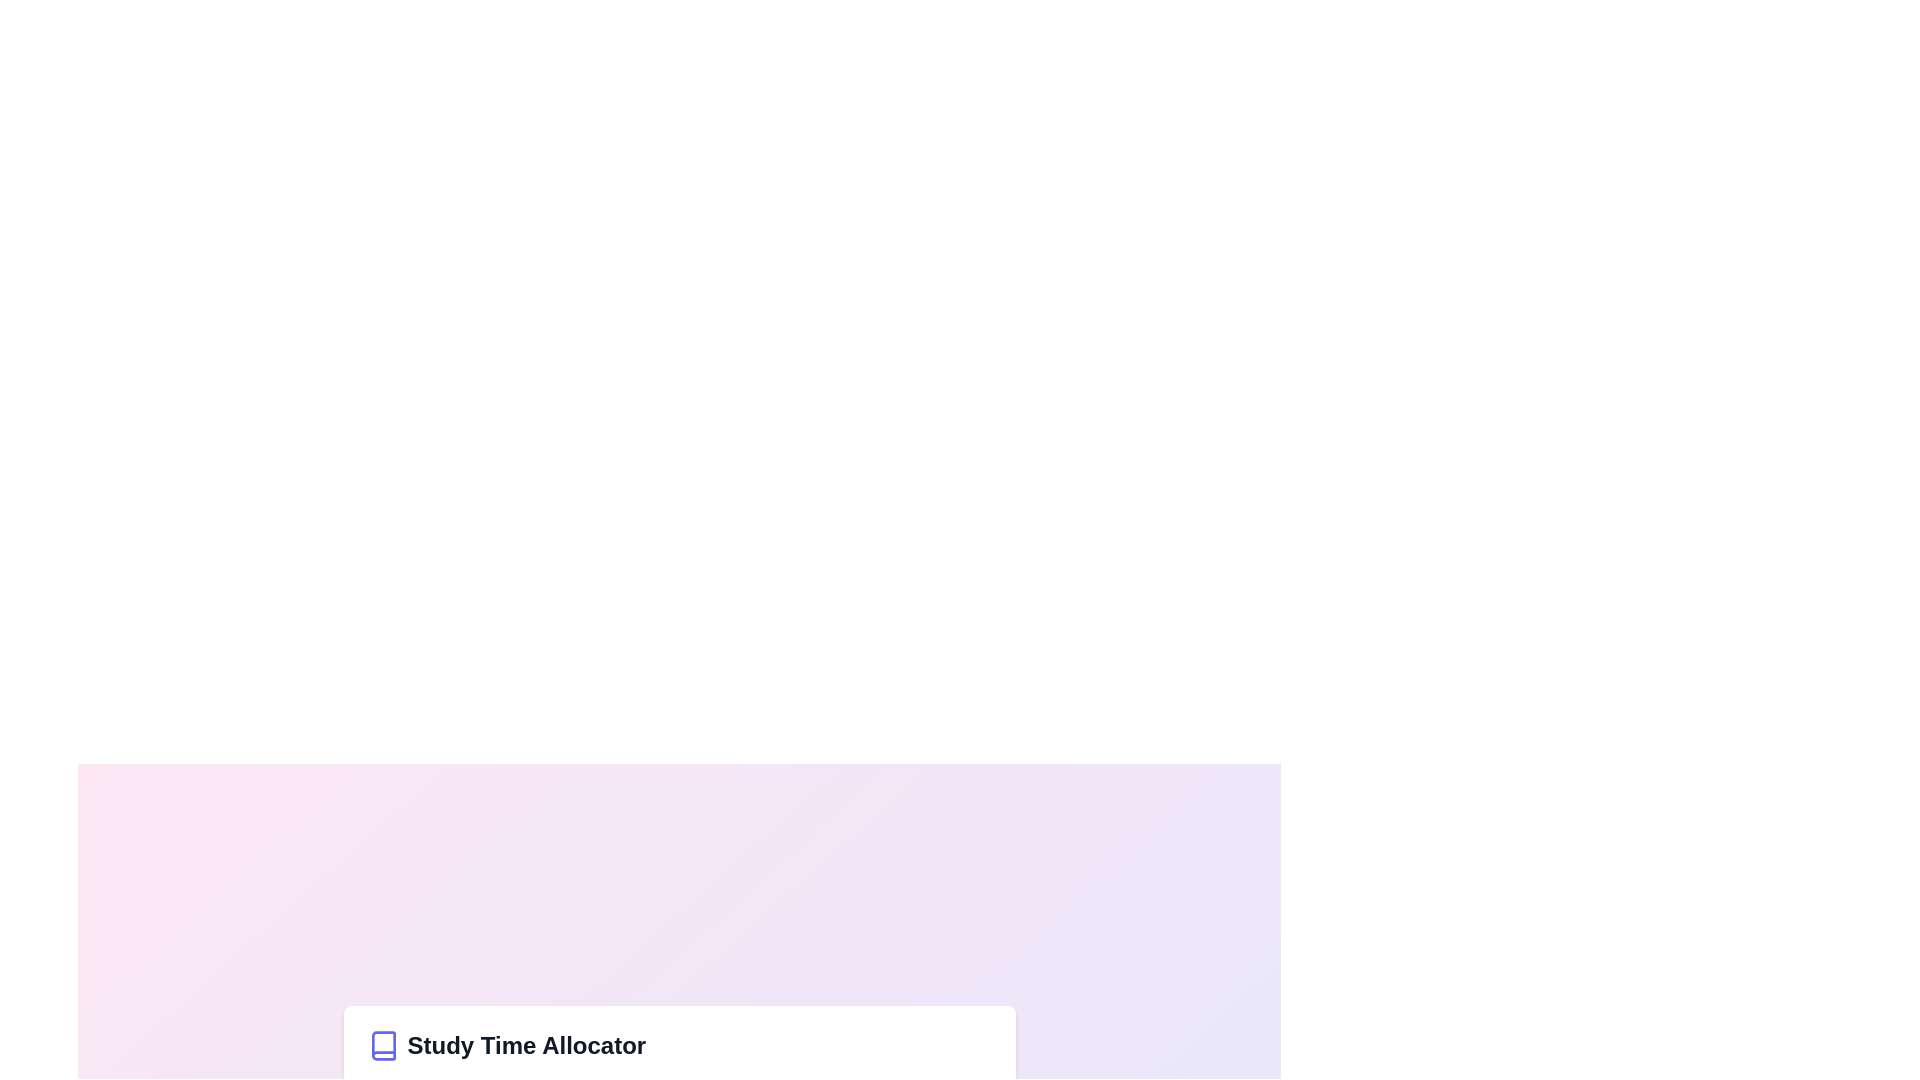 The height and width of the screenshot is (1080, 1920). Describe the element at coordinates (679, 1044) in the screenshot. I see `the title and description of the component` at that location.